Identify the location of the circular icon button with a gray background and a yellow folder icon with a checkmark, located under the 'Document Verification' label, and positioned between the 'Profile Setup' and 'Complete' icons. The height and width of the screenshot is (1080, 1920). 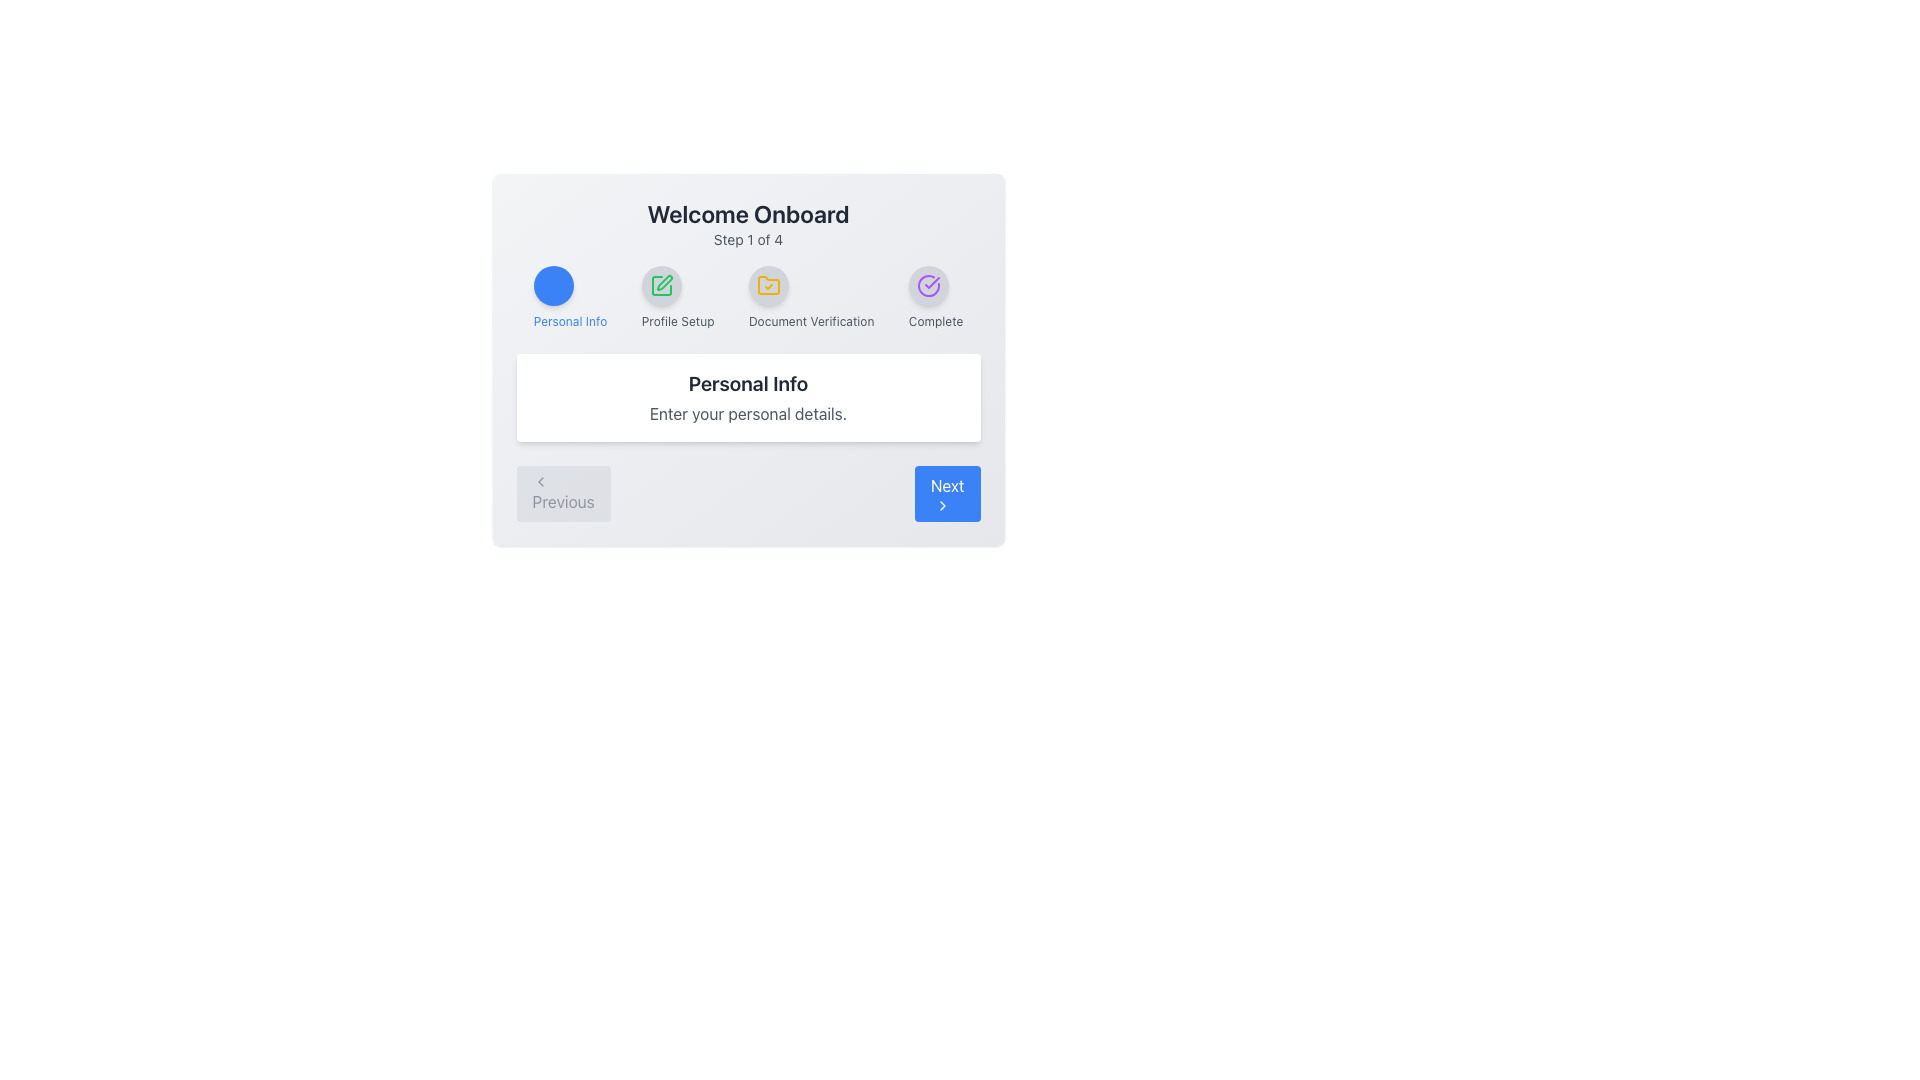
(767, 285).